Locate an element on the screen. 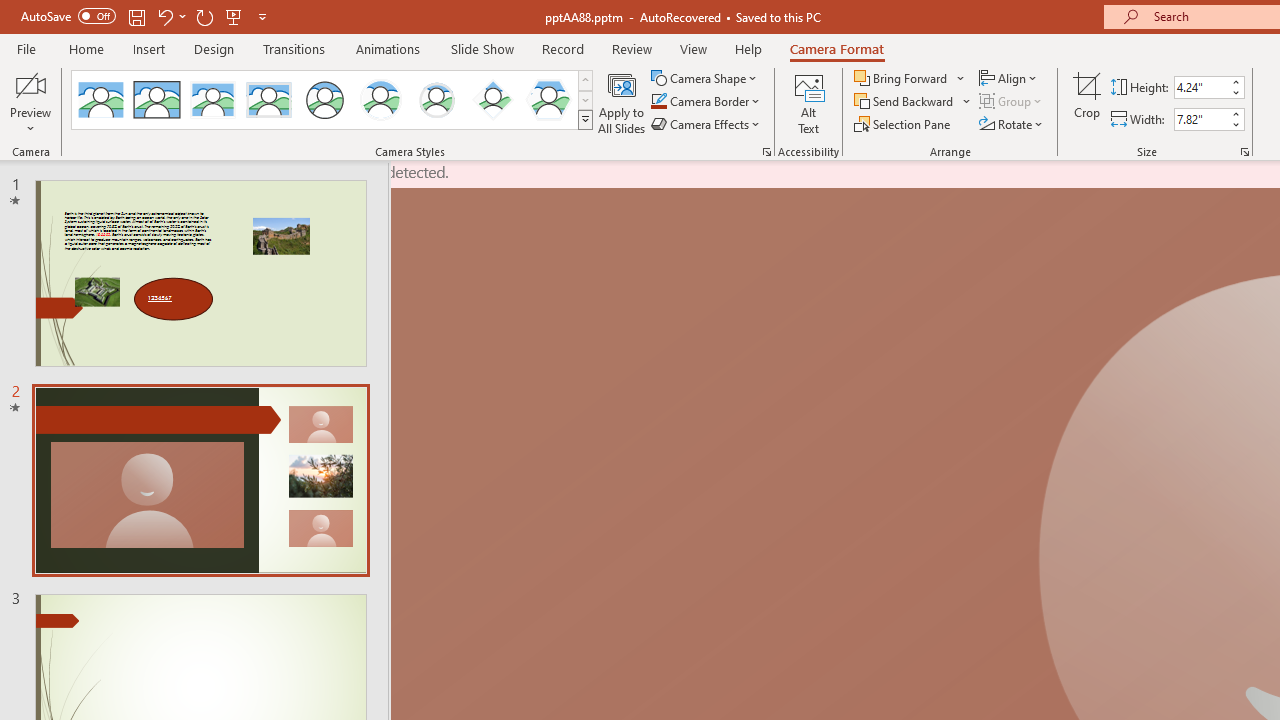 The width and height of the screenshot is (1280, 720). 'Camera Shape' is located at coordinates (705, 77).